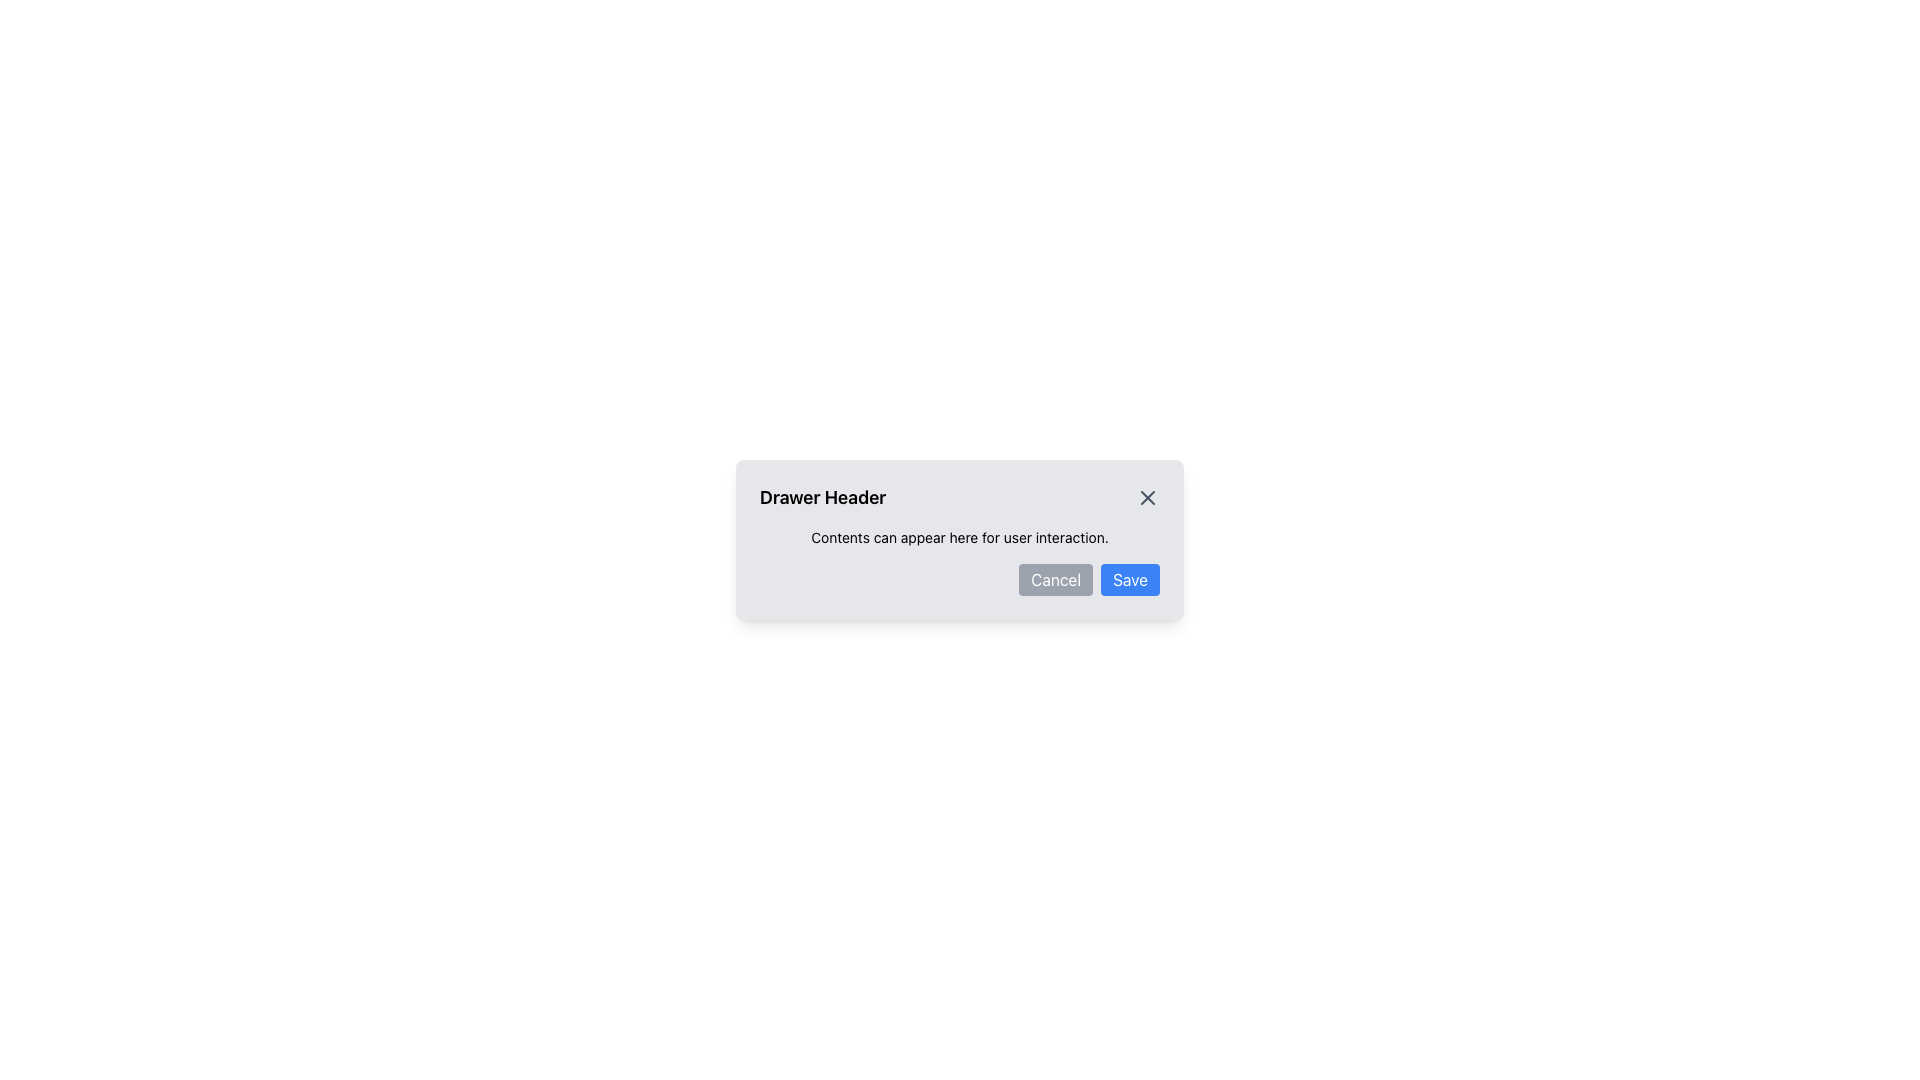 Image resolution: width=1920 pixels, height=1080 pixels. Describe the element at coordinates (1130, 579) in the screenshot. I see `the 'Save' button, which is a rectangular button with a blue background and white text, located at the bottom-right corner of a dialog box` at that location.